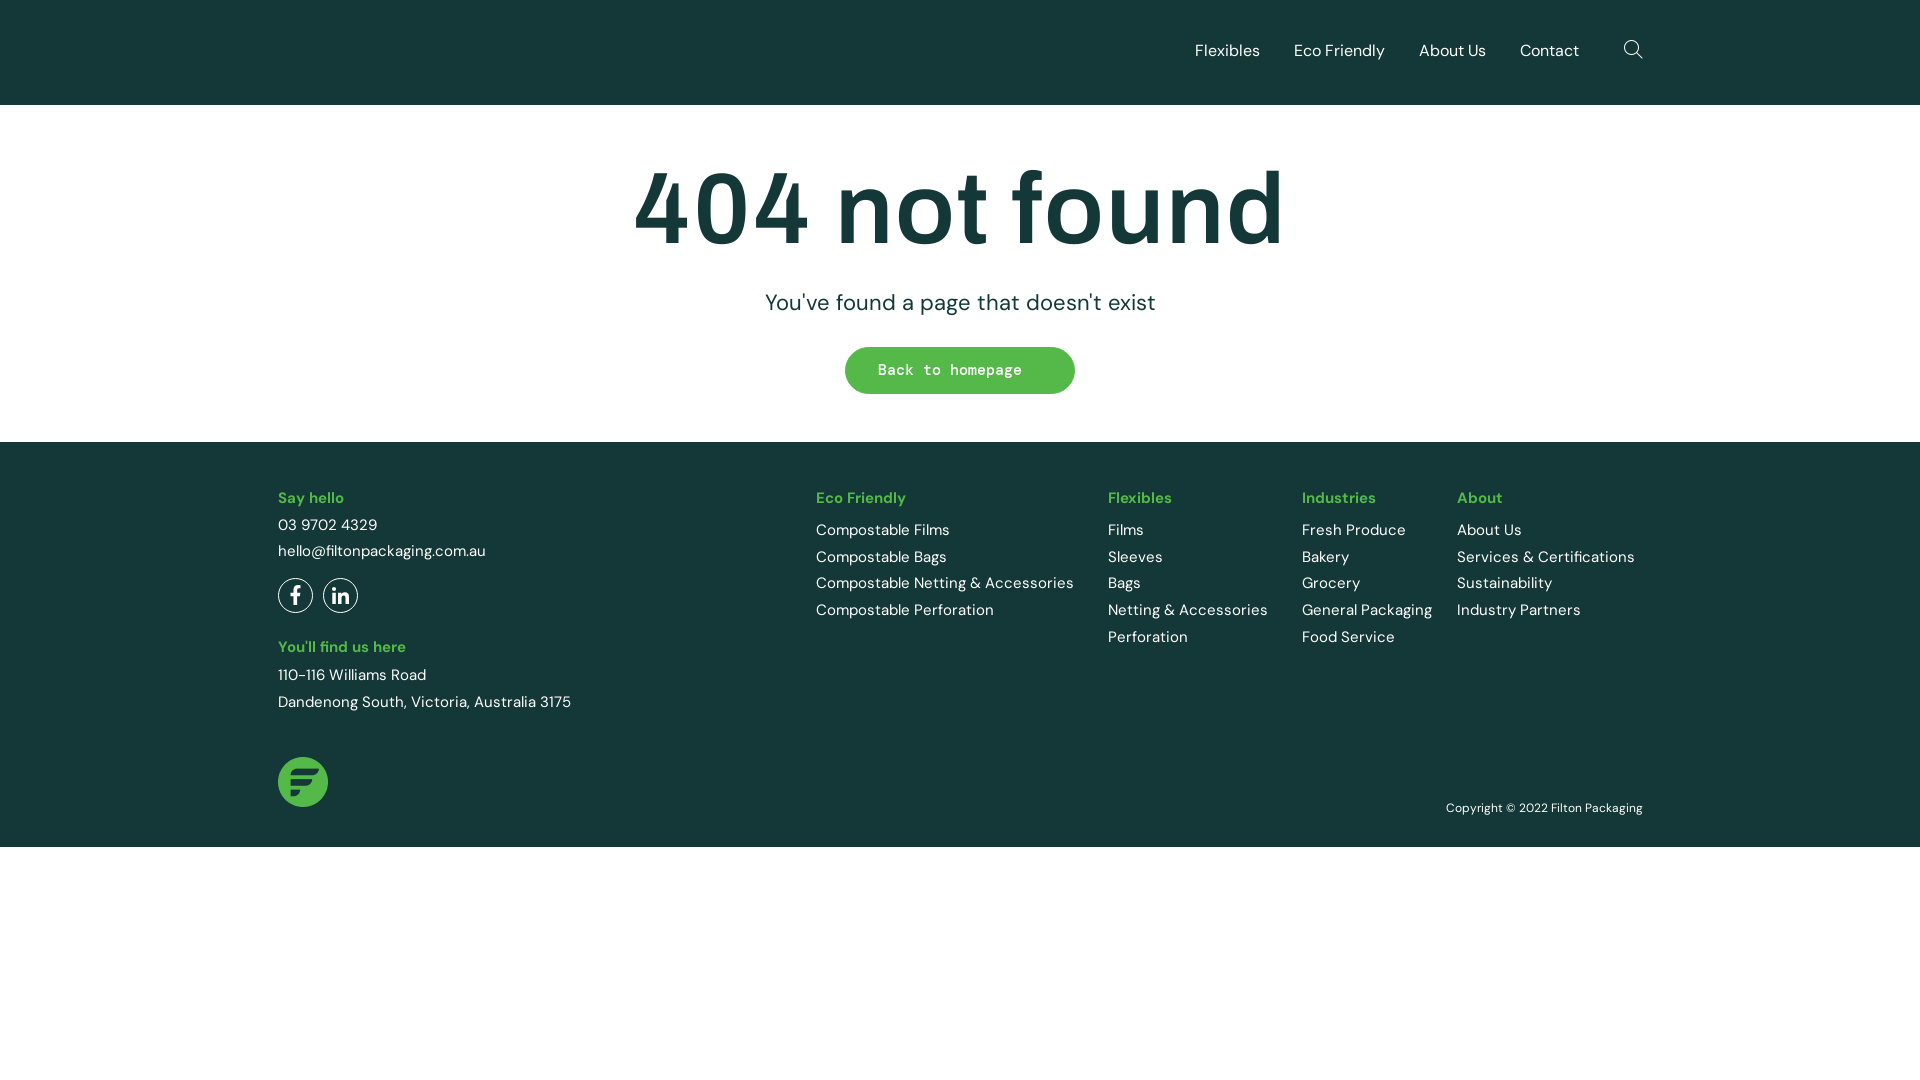 This screenshot has height=1080, width=1920. What do you see at coordinates (1457, 556) in the screenshot?
I see `'Services & Certifications'` at bounding box center [1457, 556].